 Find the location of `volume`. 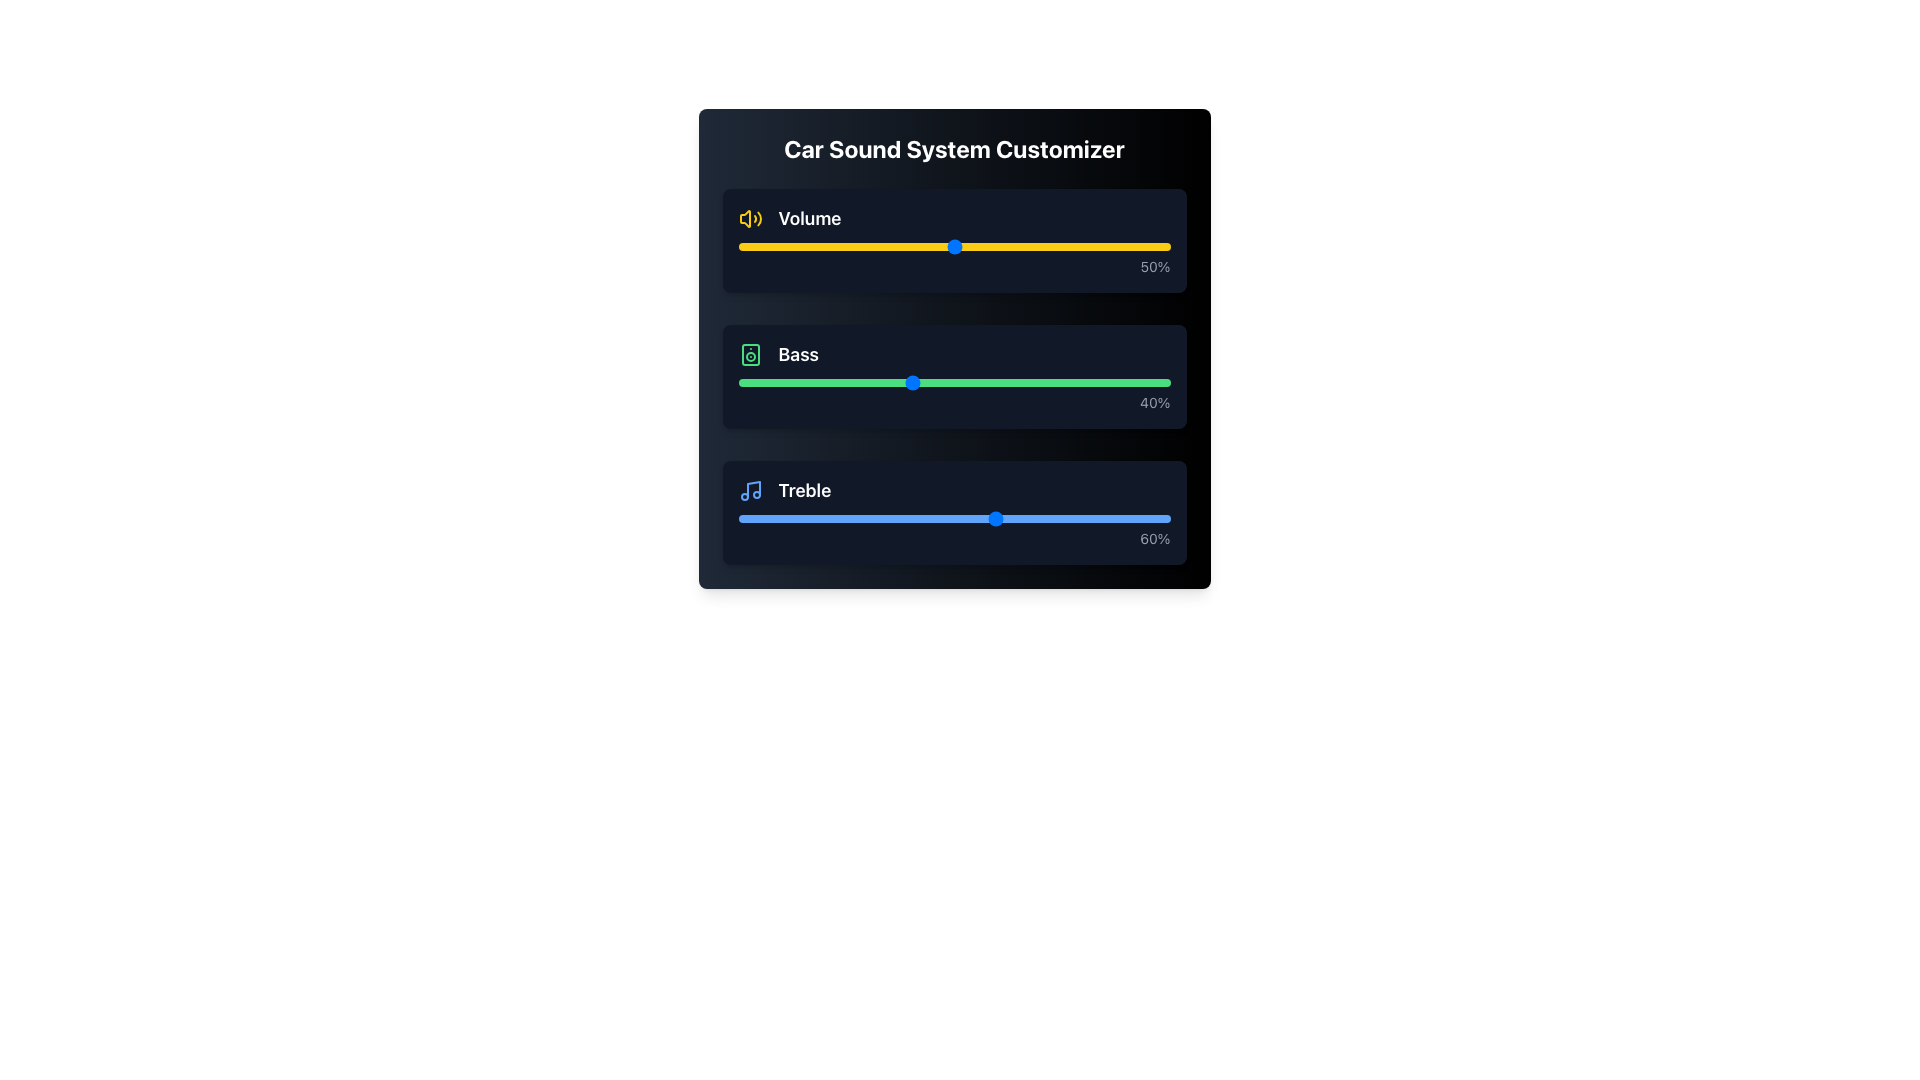

volume is located at coordinates (1131, 245).